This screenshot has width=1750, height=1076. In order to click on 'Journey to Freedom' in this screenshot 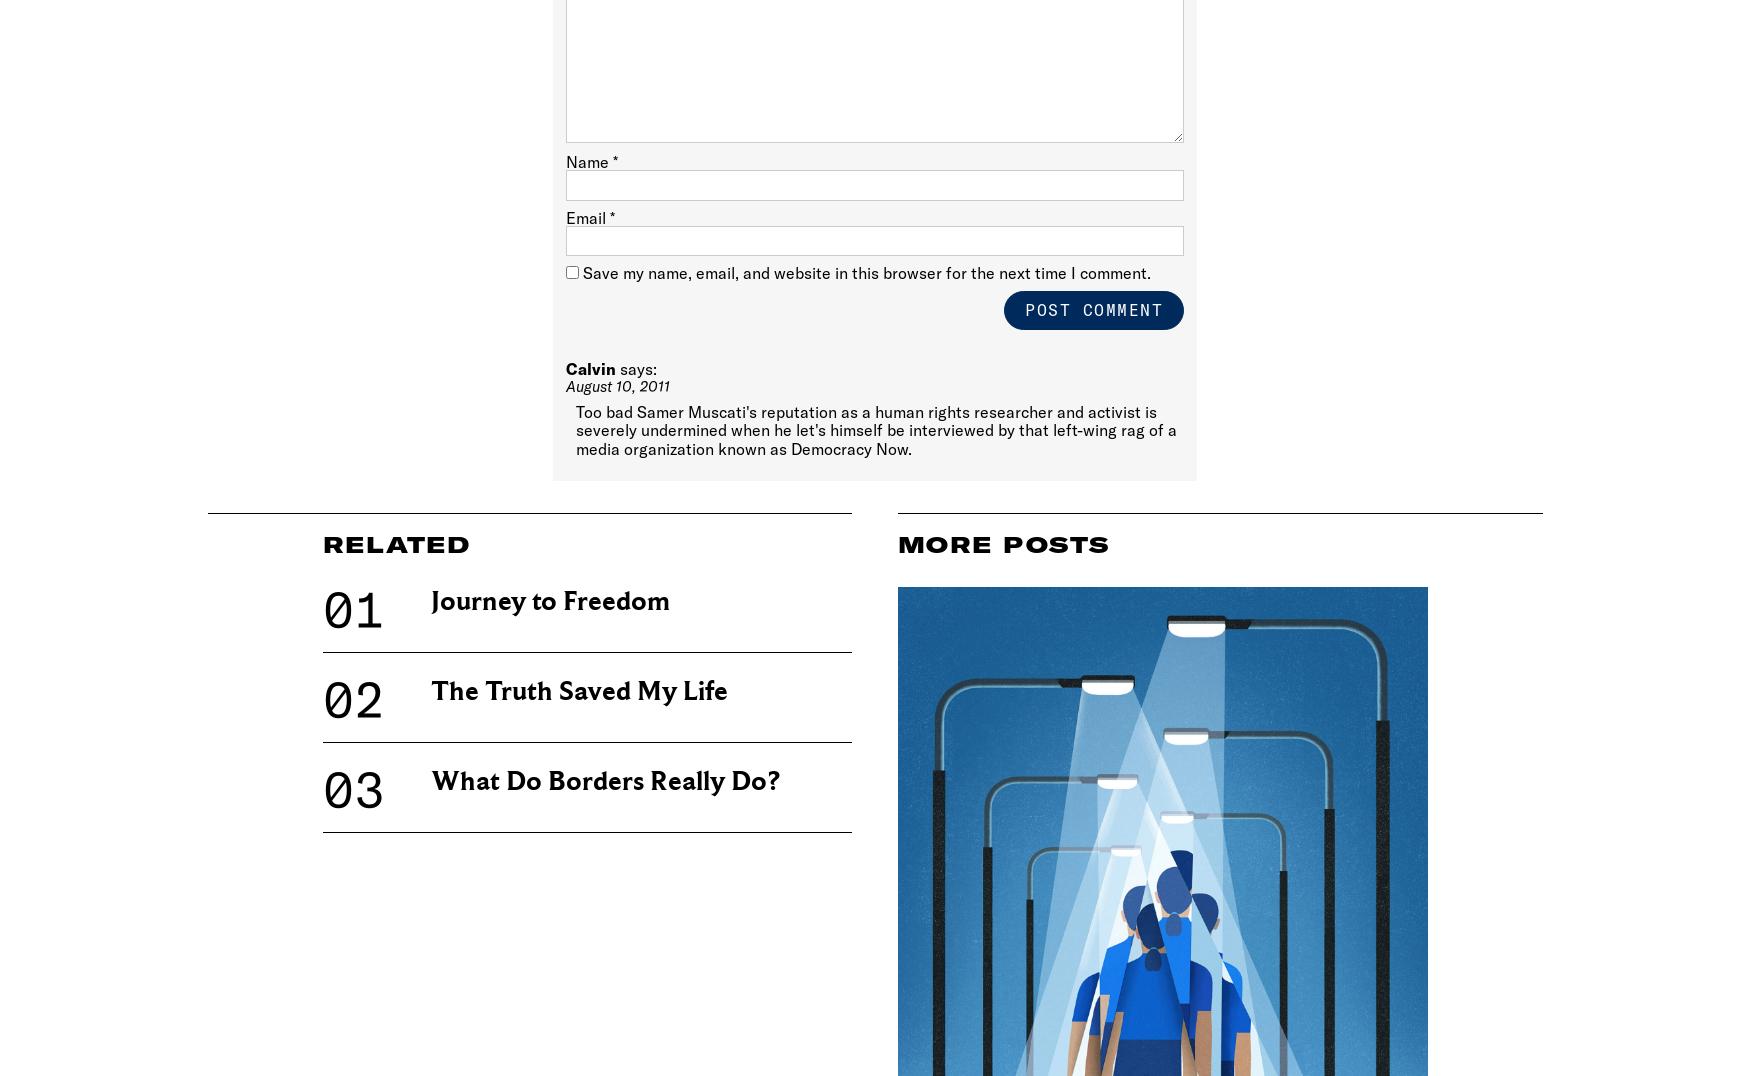, I will do `click(548, 601)`.